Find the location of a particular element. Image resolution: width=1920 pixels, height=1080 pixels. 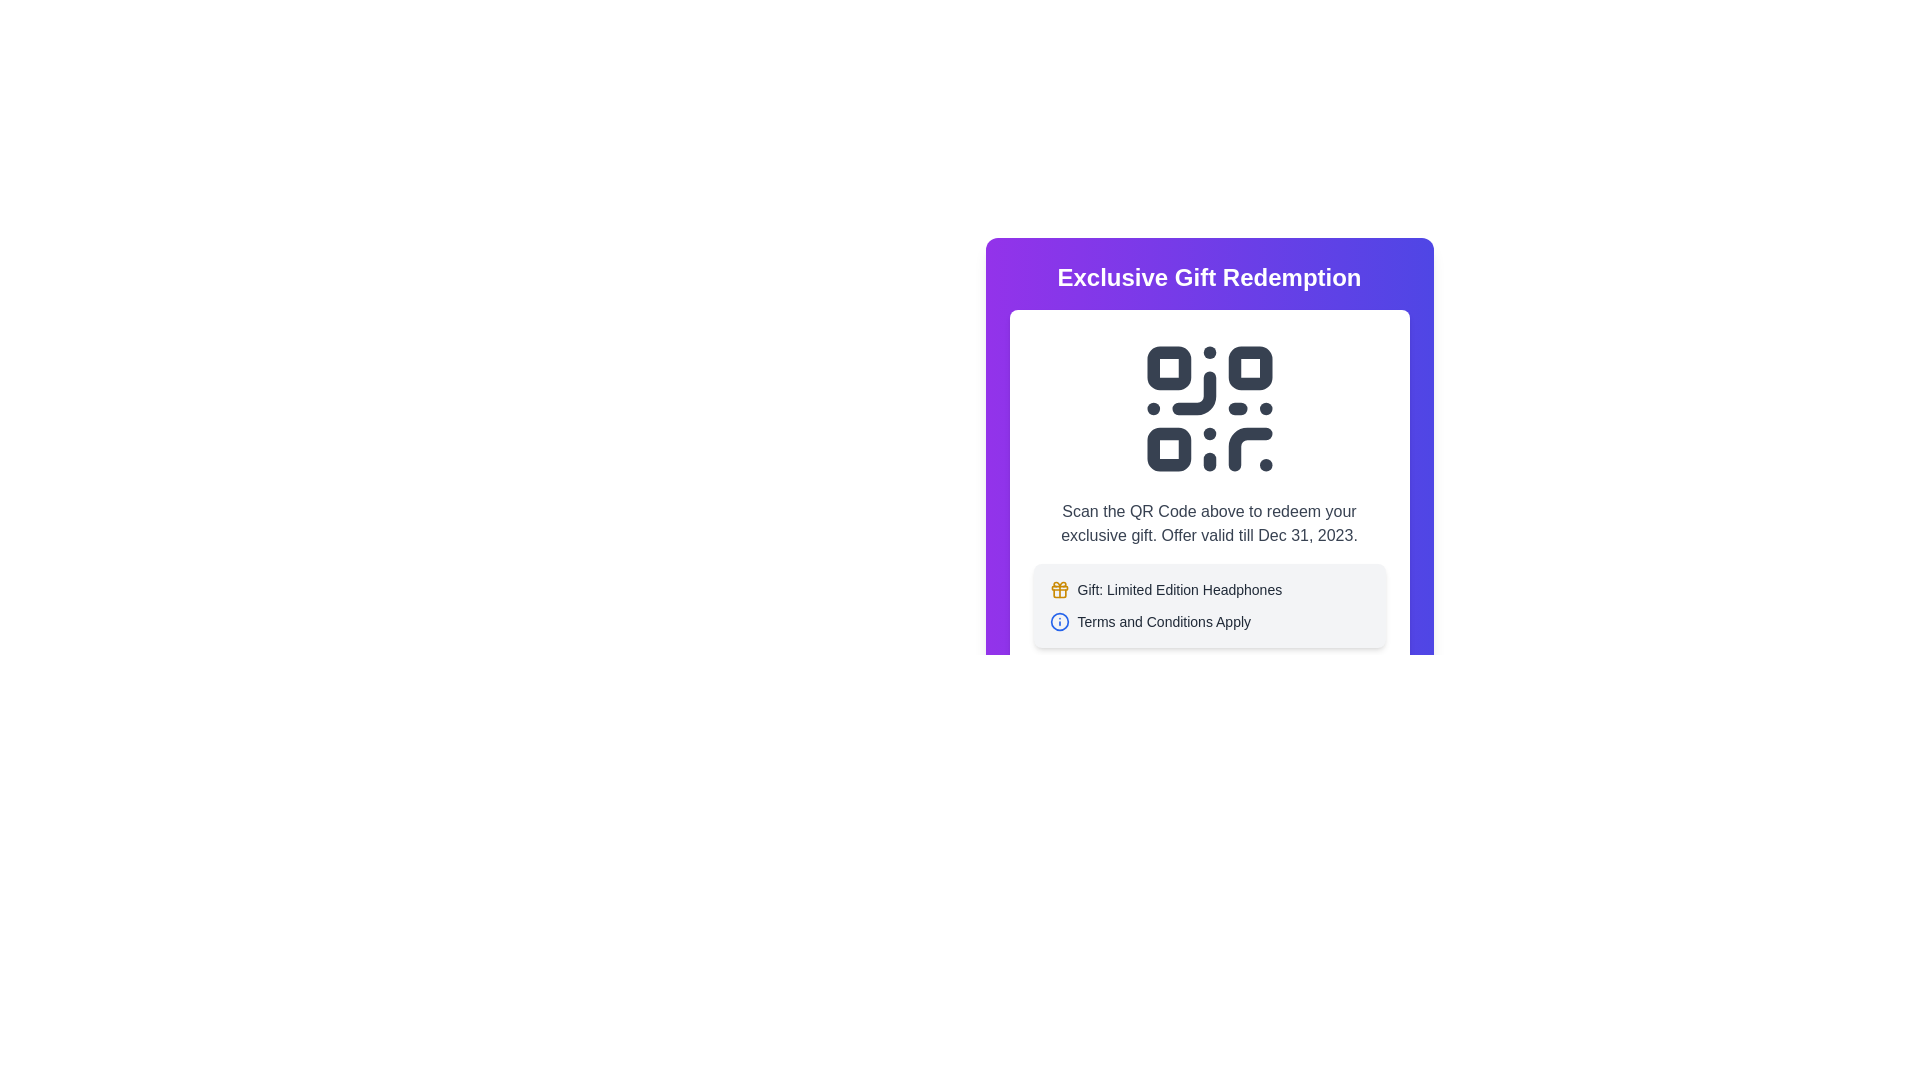

the SVG Circle Element located near the top-right of its enclosing context through accessibility navigation is located at coordinates (1058, 620).